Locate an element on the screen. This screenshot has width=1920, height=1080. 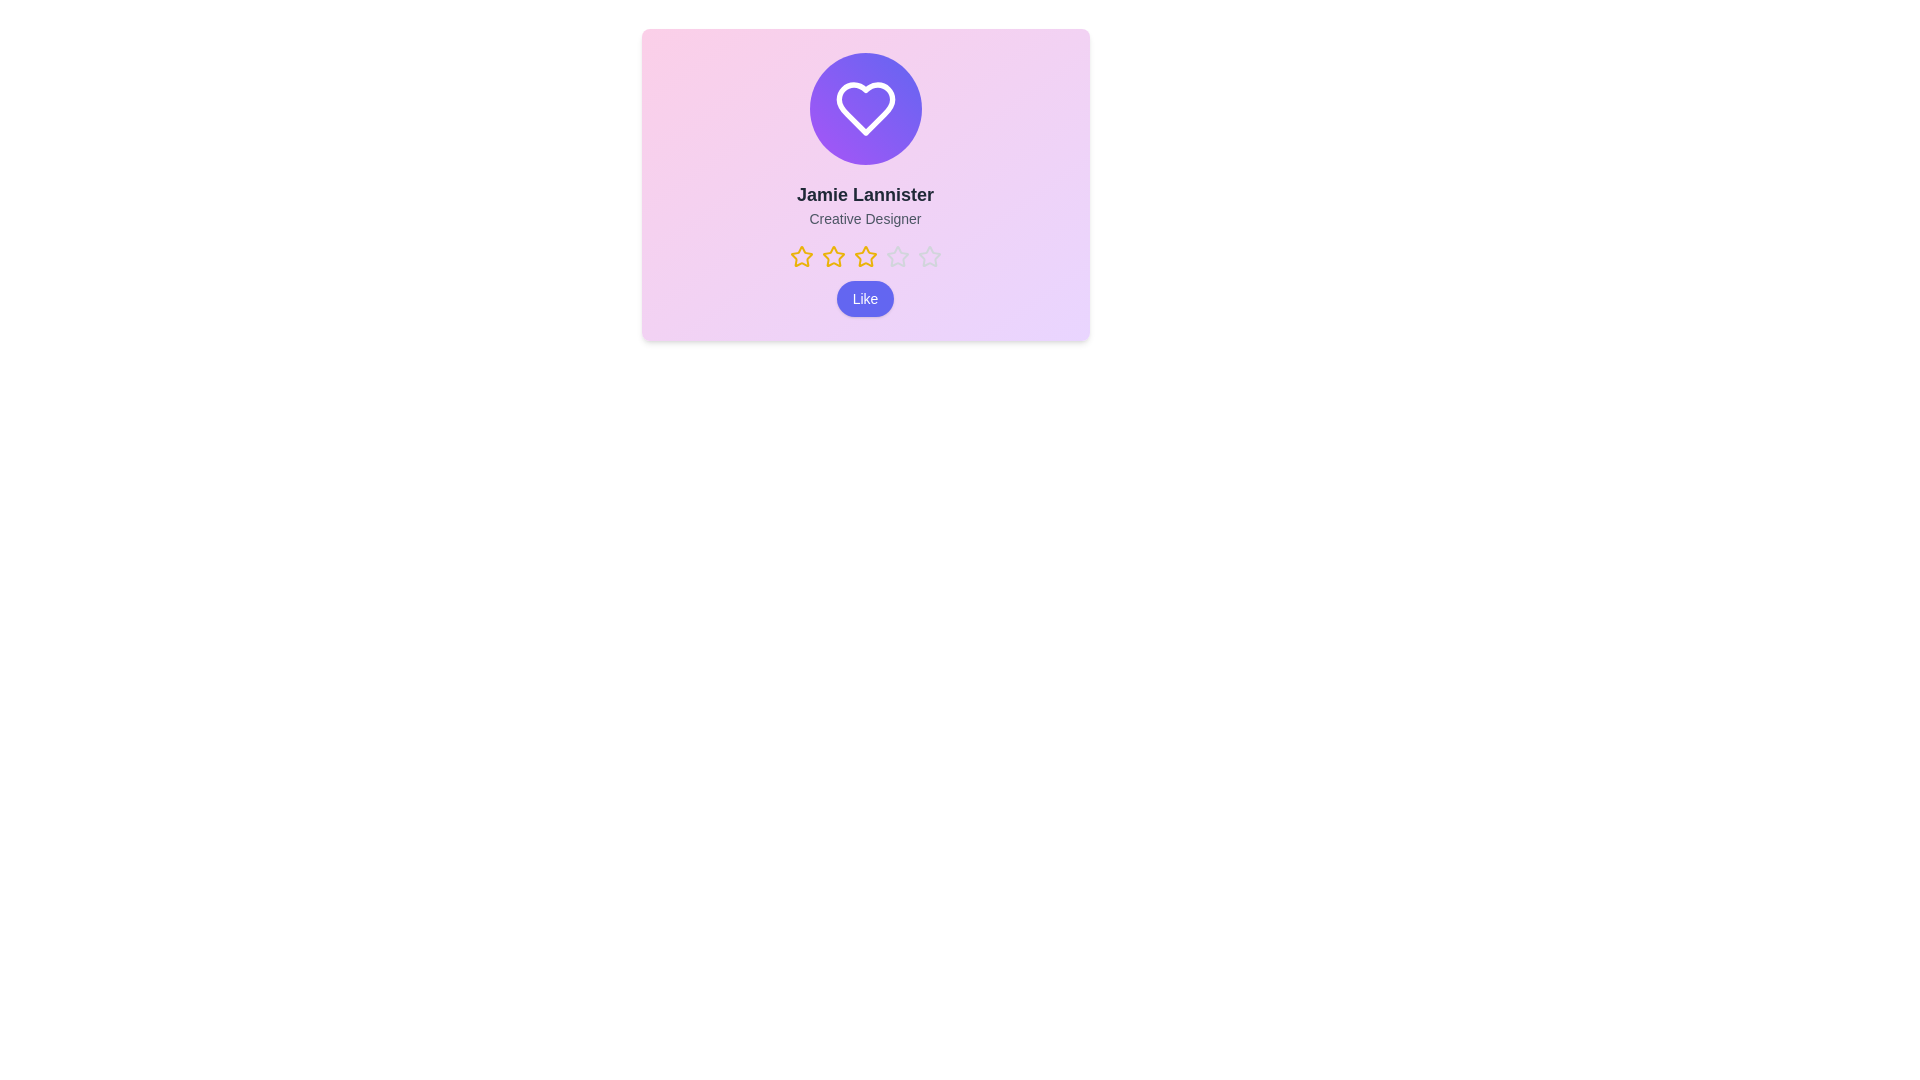
the Star Rating Indicator, which consists of a horizontal set of stars with the third star highlighted in gold, located below the user's name and title in the center of the card is located at coordinates (865, 256).